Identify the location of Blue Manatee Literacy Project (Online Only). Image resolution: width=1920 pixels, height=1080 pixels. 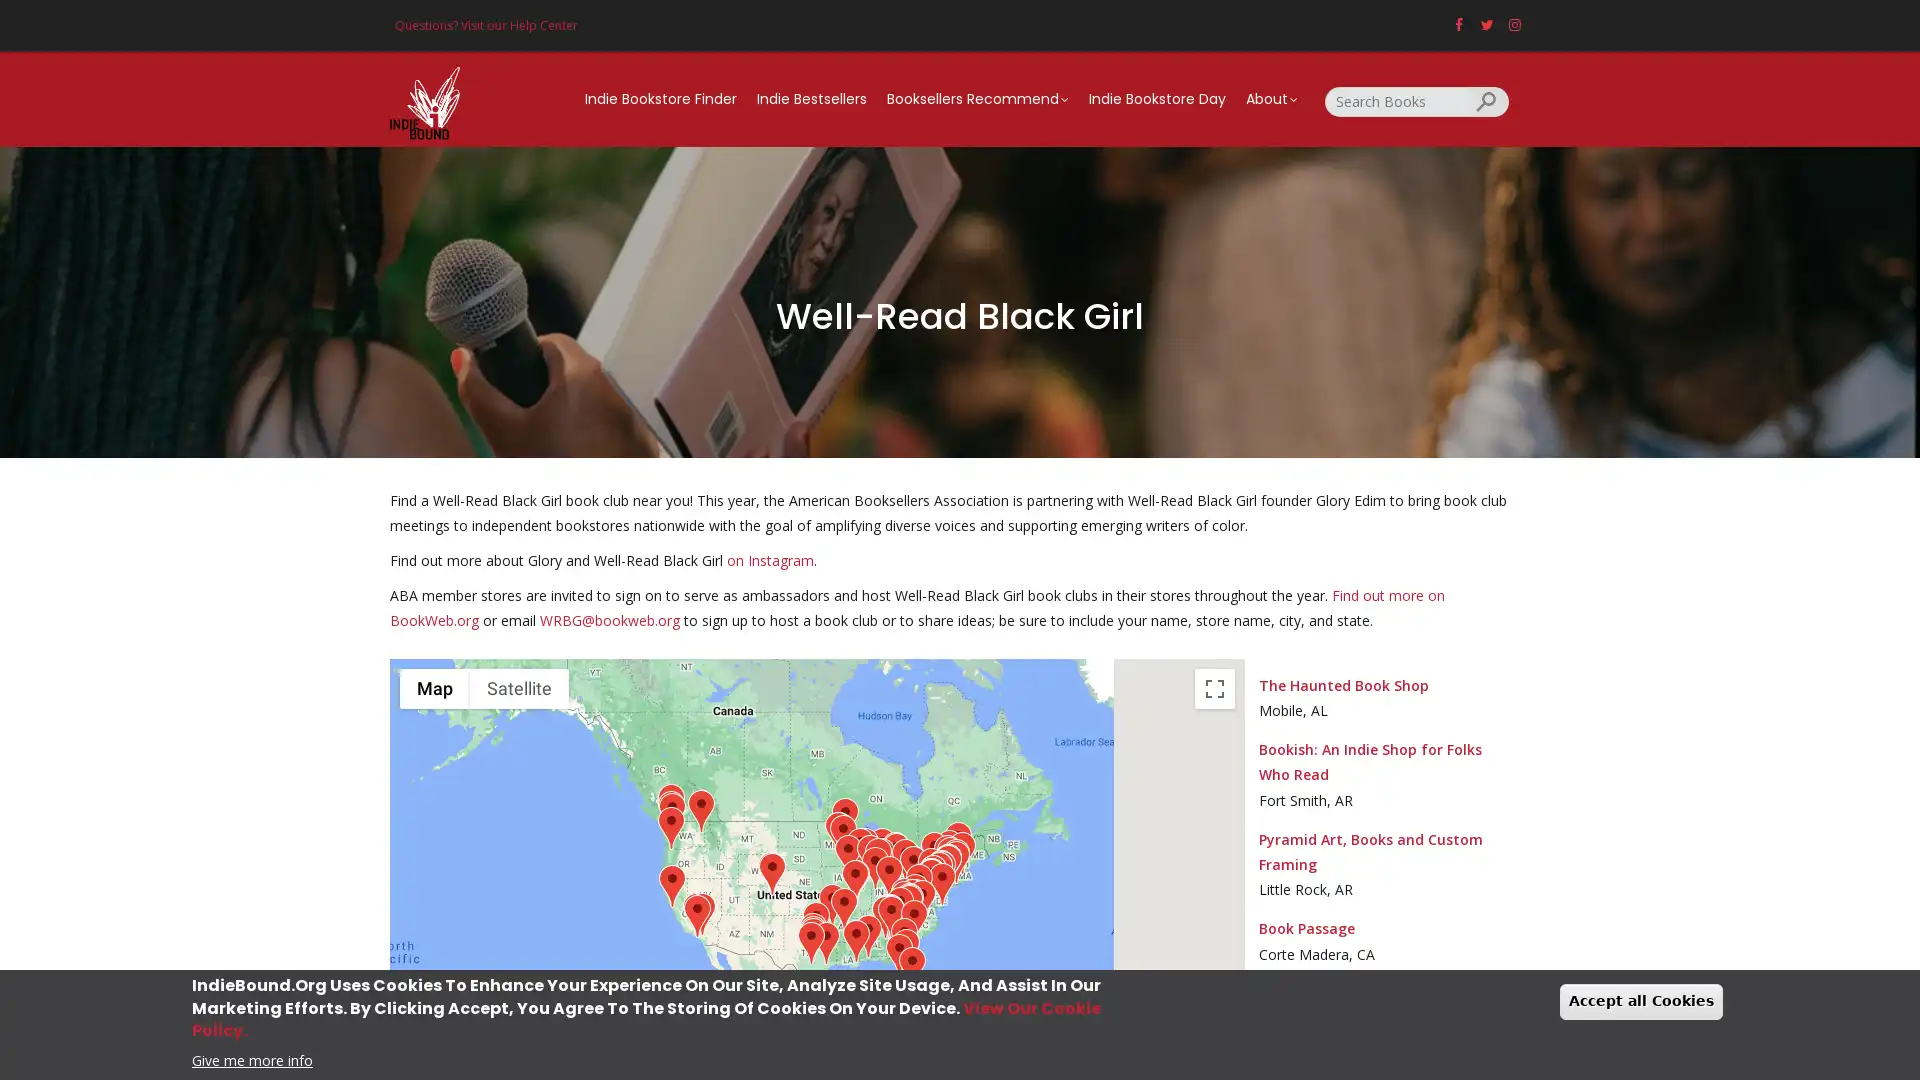
(887, 875).